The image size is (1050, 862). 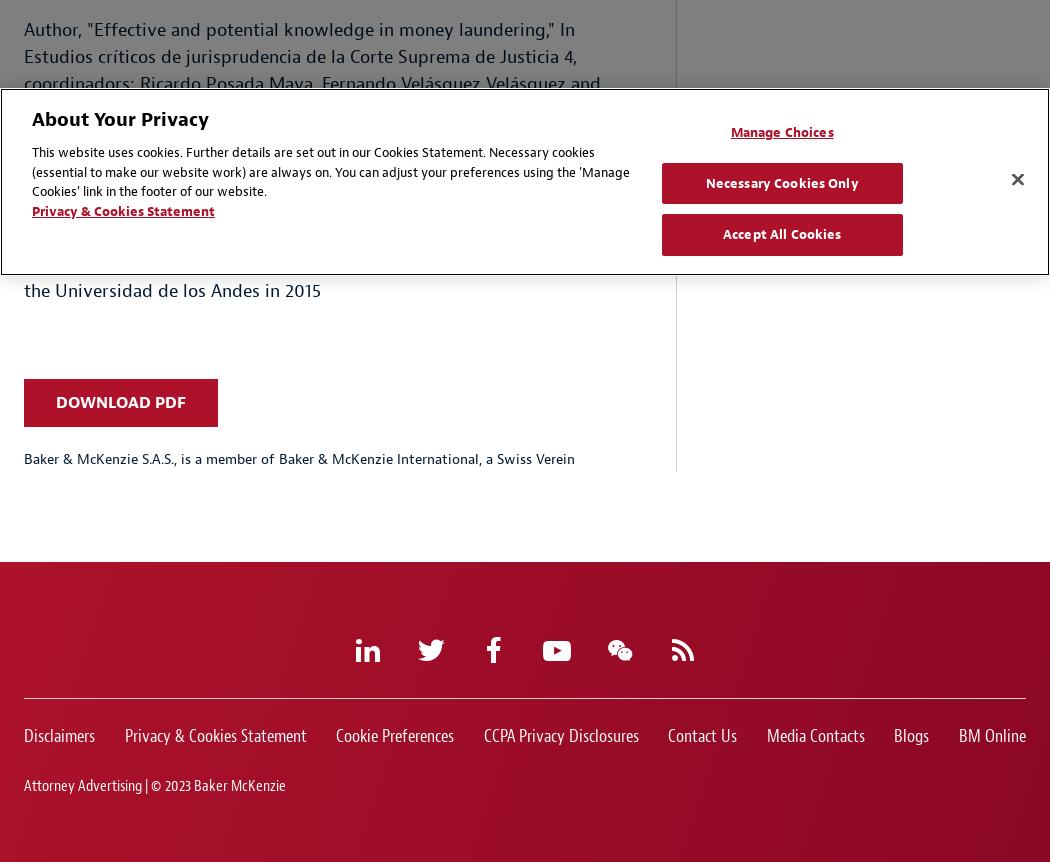 I want to click on 'Baker & McKenzie S.A.S., is a member of Baker & McKenzie International, a Swiss Verein', so click(x=298, y=458).